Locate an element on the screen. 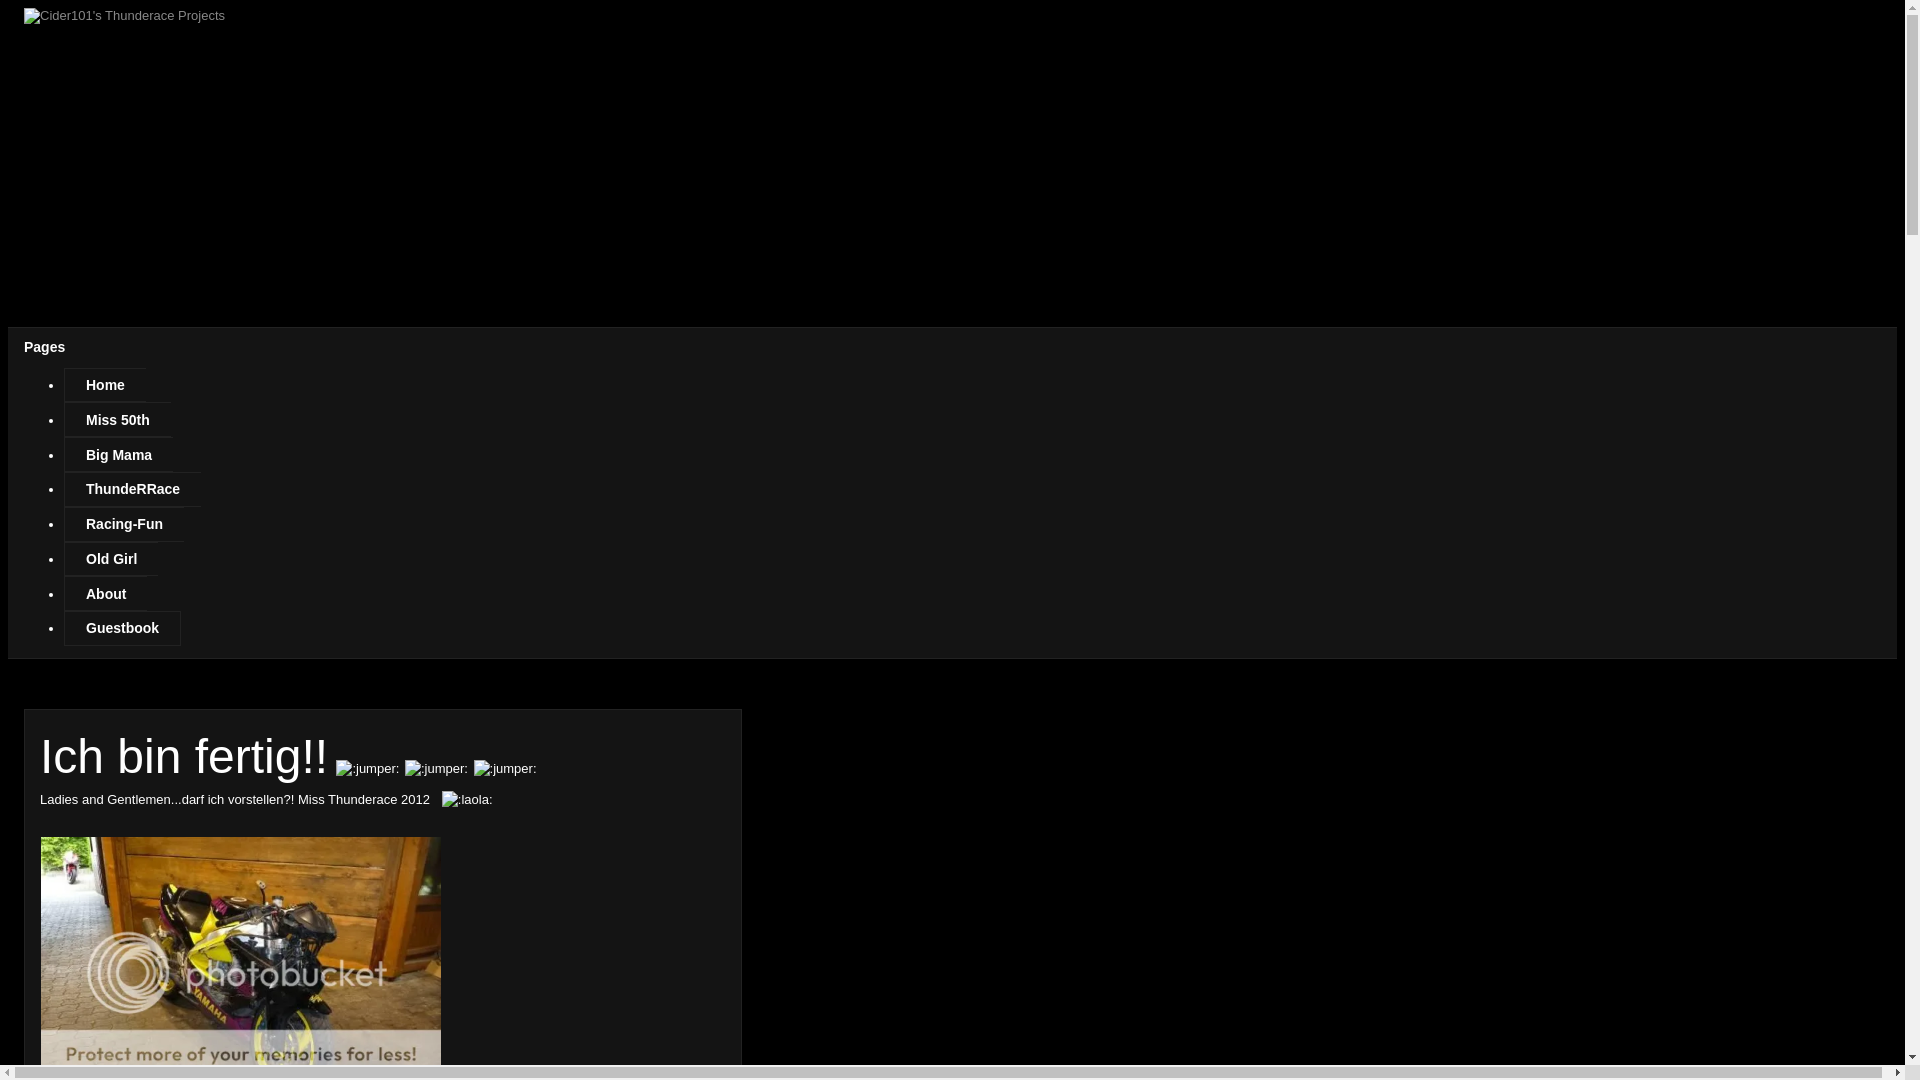 The width and height of the screenshot is (1920, 1080). 'ThundeRRace' is located at coordinates (131, 489).